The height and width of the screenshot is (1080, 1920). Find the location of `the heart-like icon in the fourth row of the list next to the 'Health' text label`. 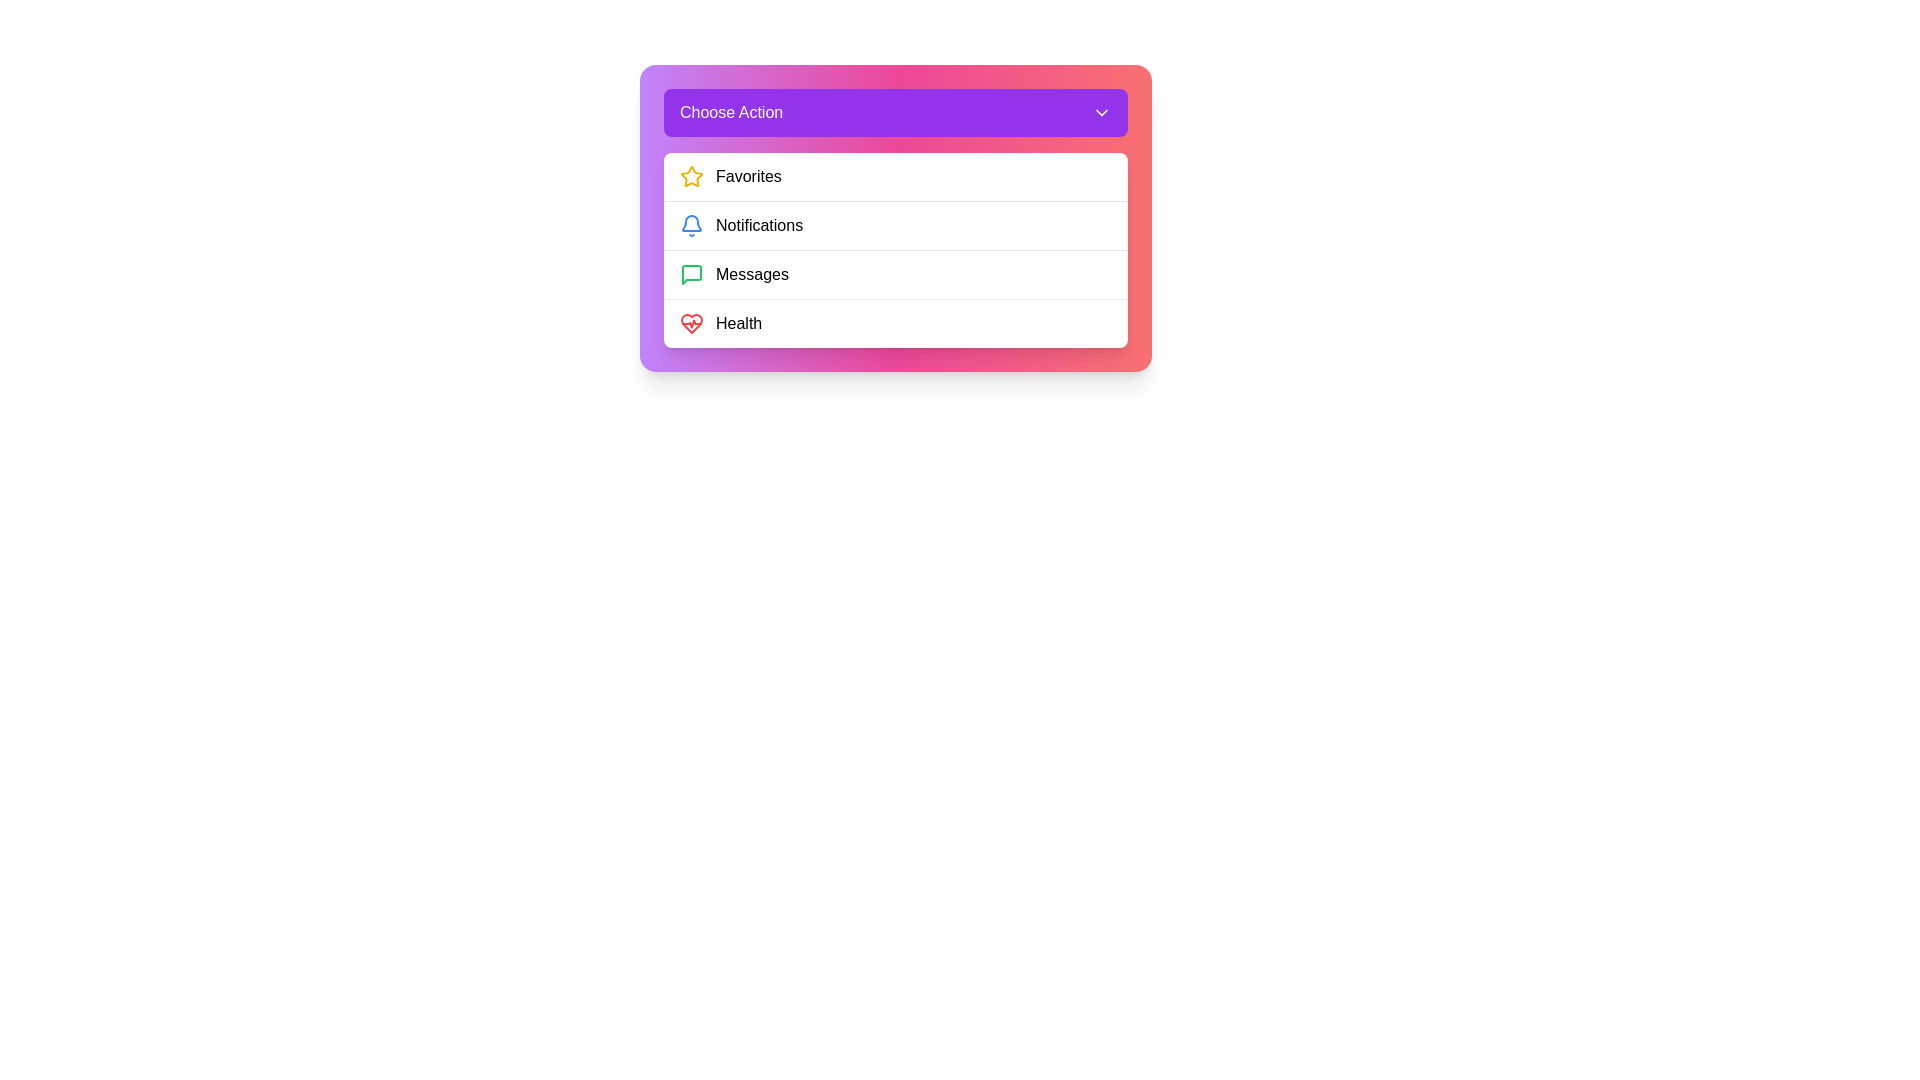

the heart-like icon in the fourth row of the list next to the 'Health' text label is located at coordinates (691, 323).